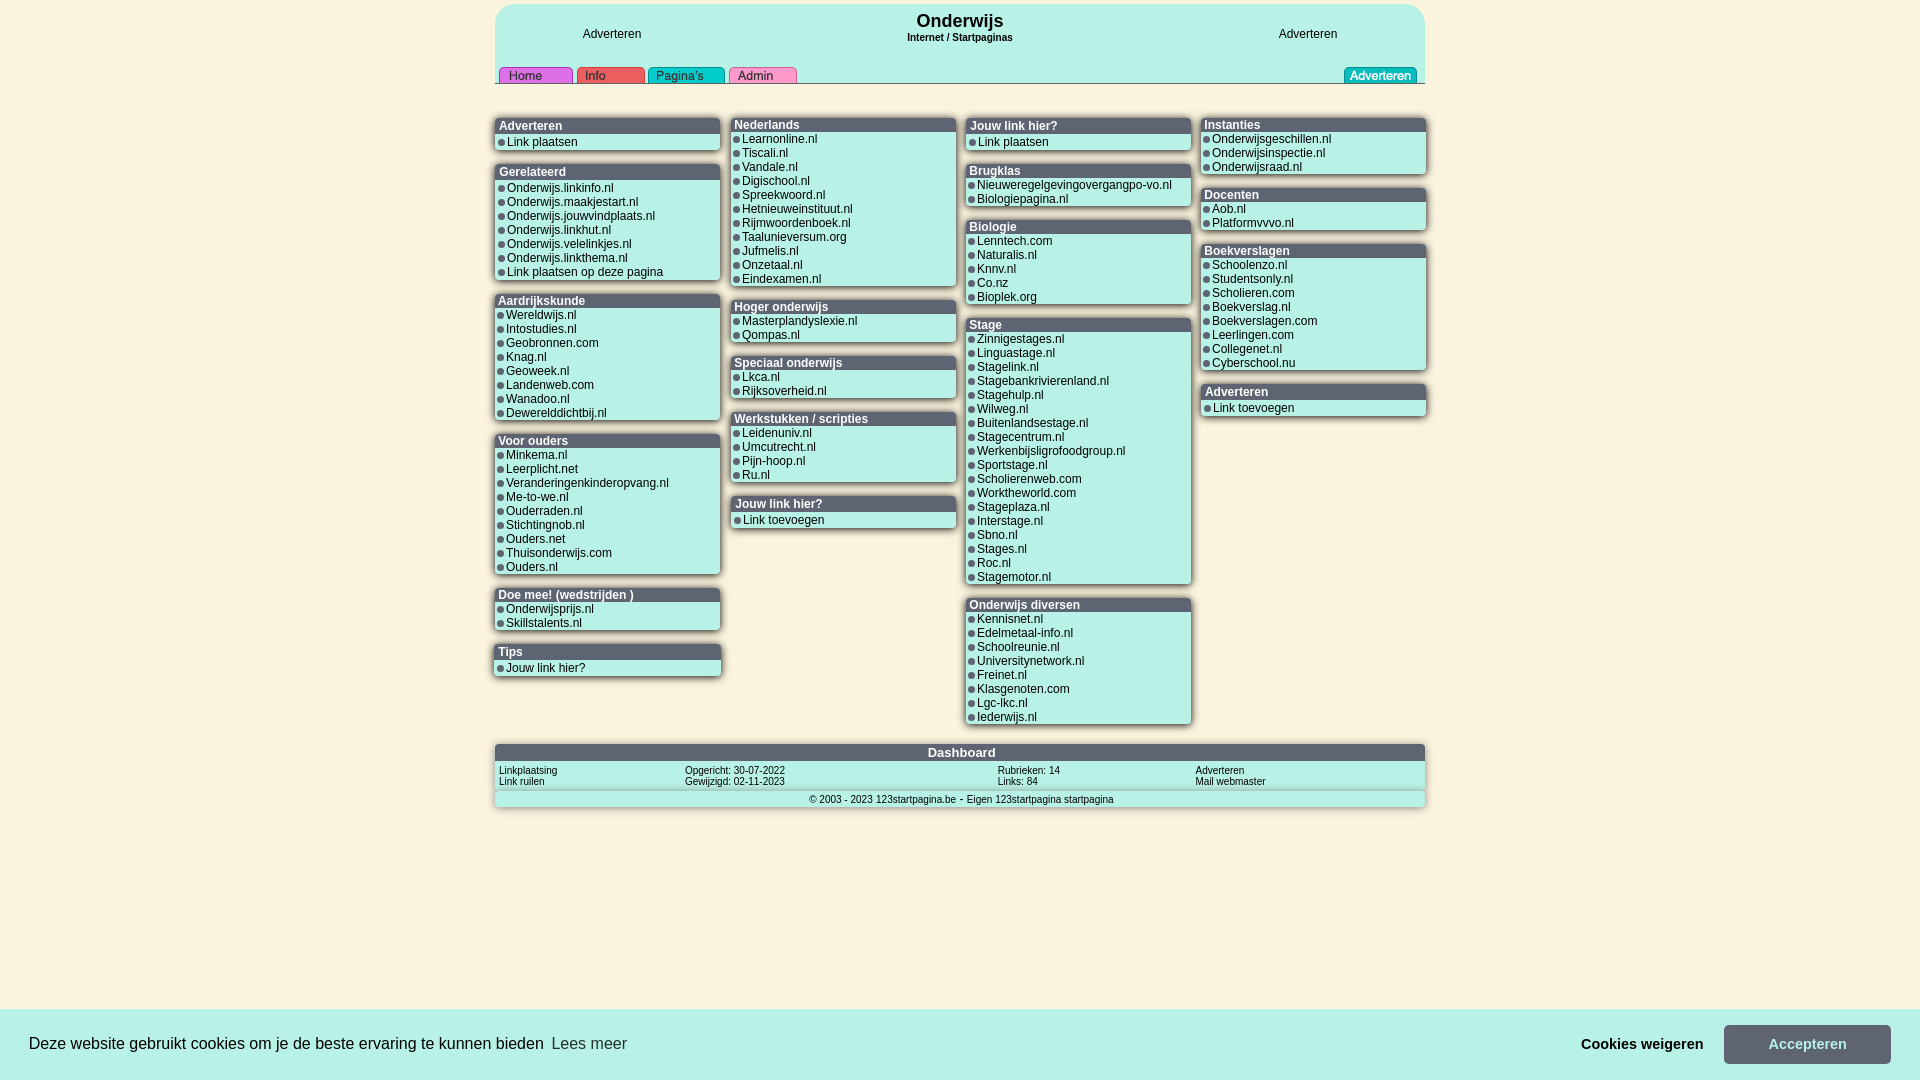  What do you see at coordinates (1020, 435) in the screenshot?
I see `'Stagecentrum.nl'` at bounding box center [1020, 435].